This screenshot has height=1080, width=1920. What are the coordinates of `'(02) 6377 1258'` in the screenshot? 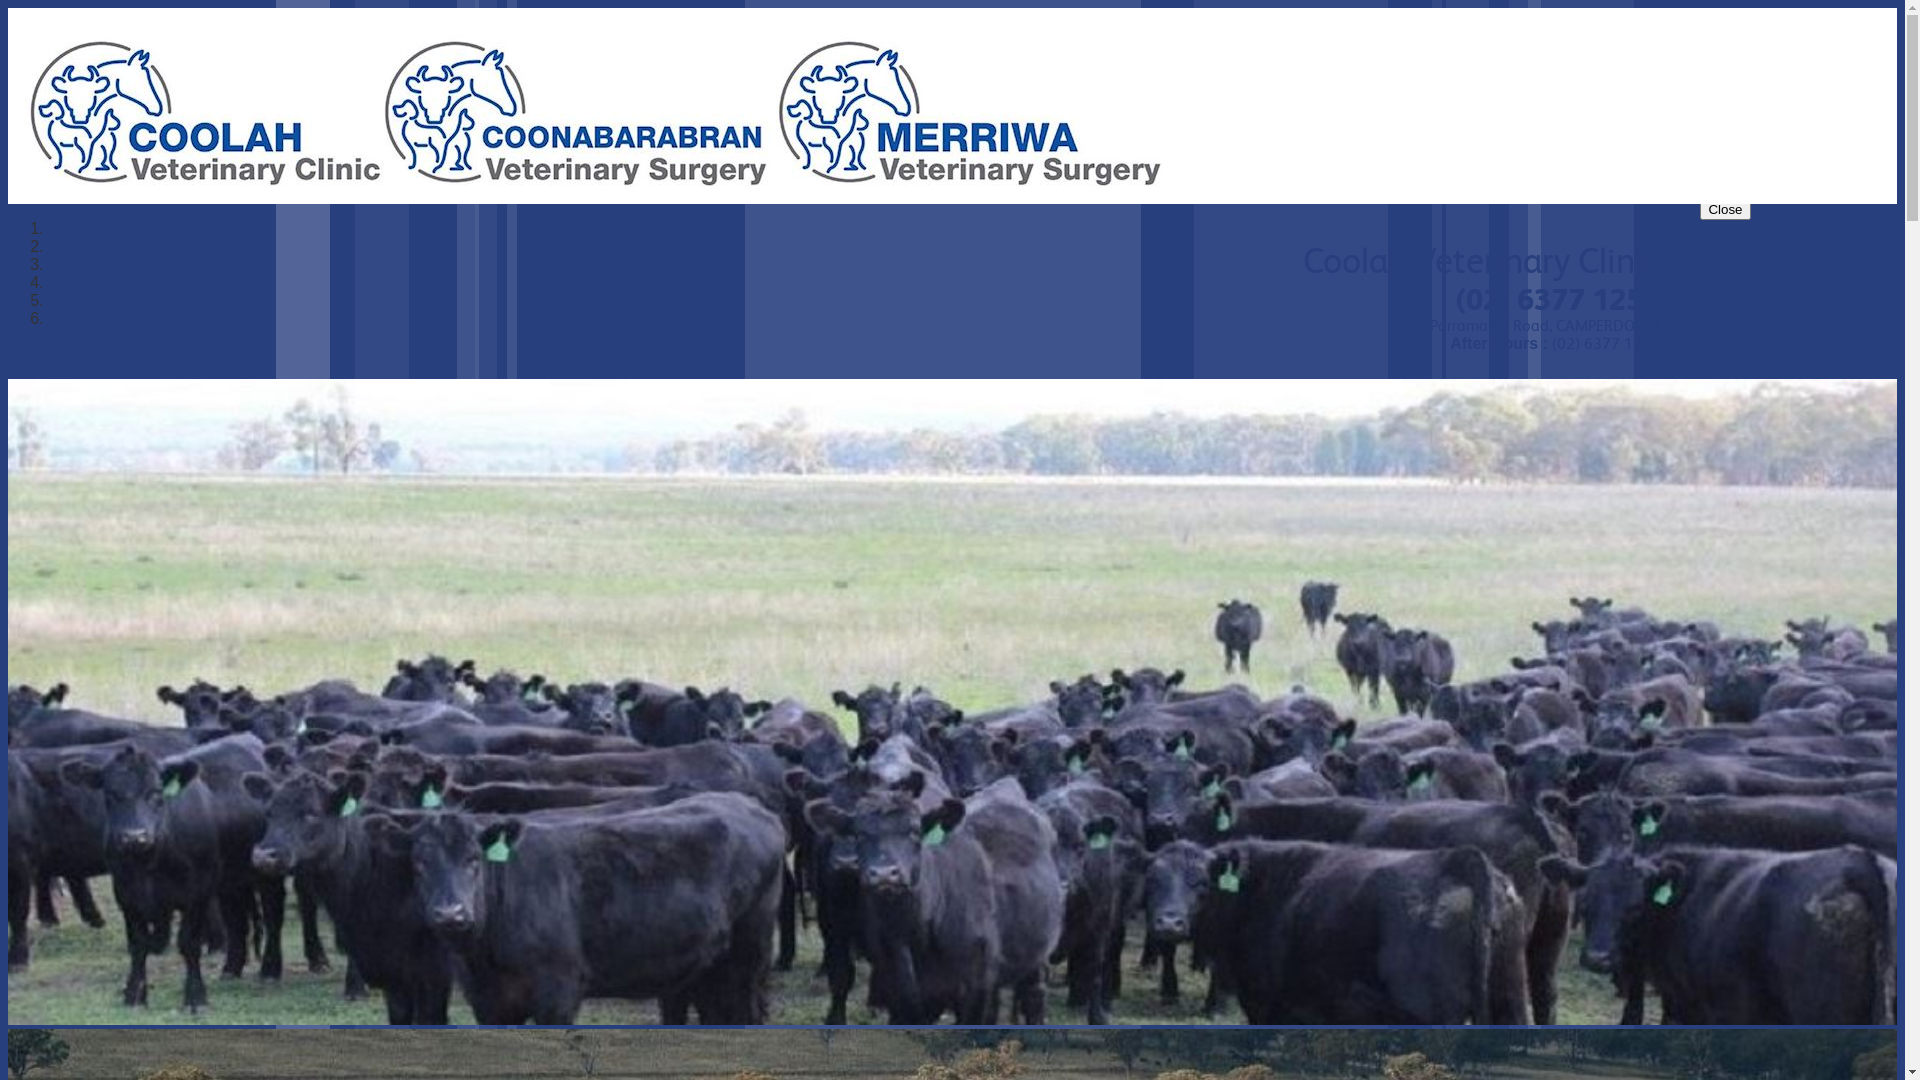 It's located at (1455, 299).